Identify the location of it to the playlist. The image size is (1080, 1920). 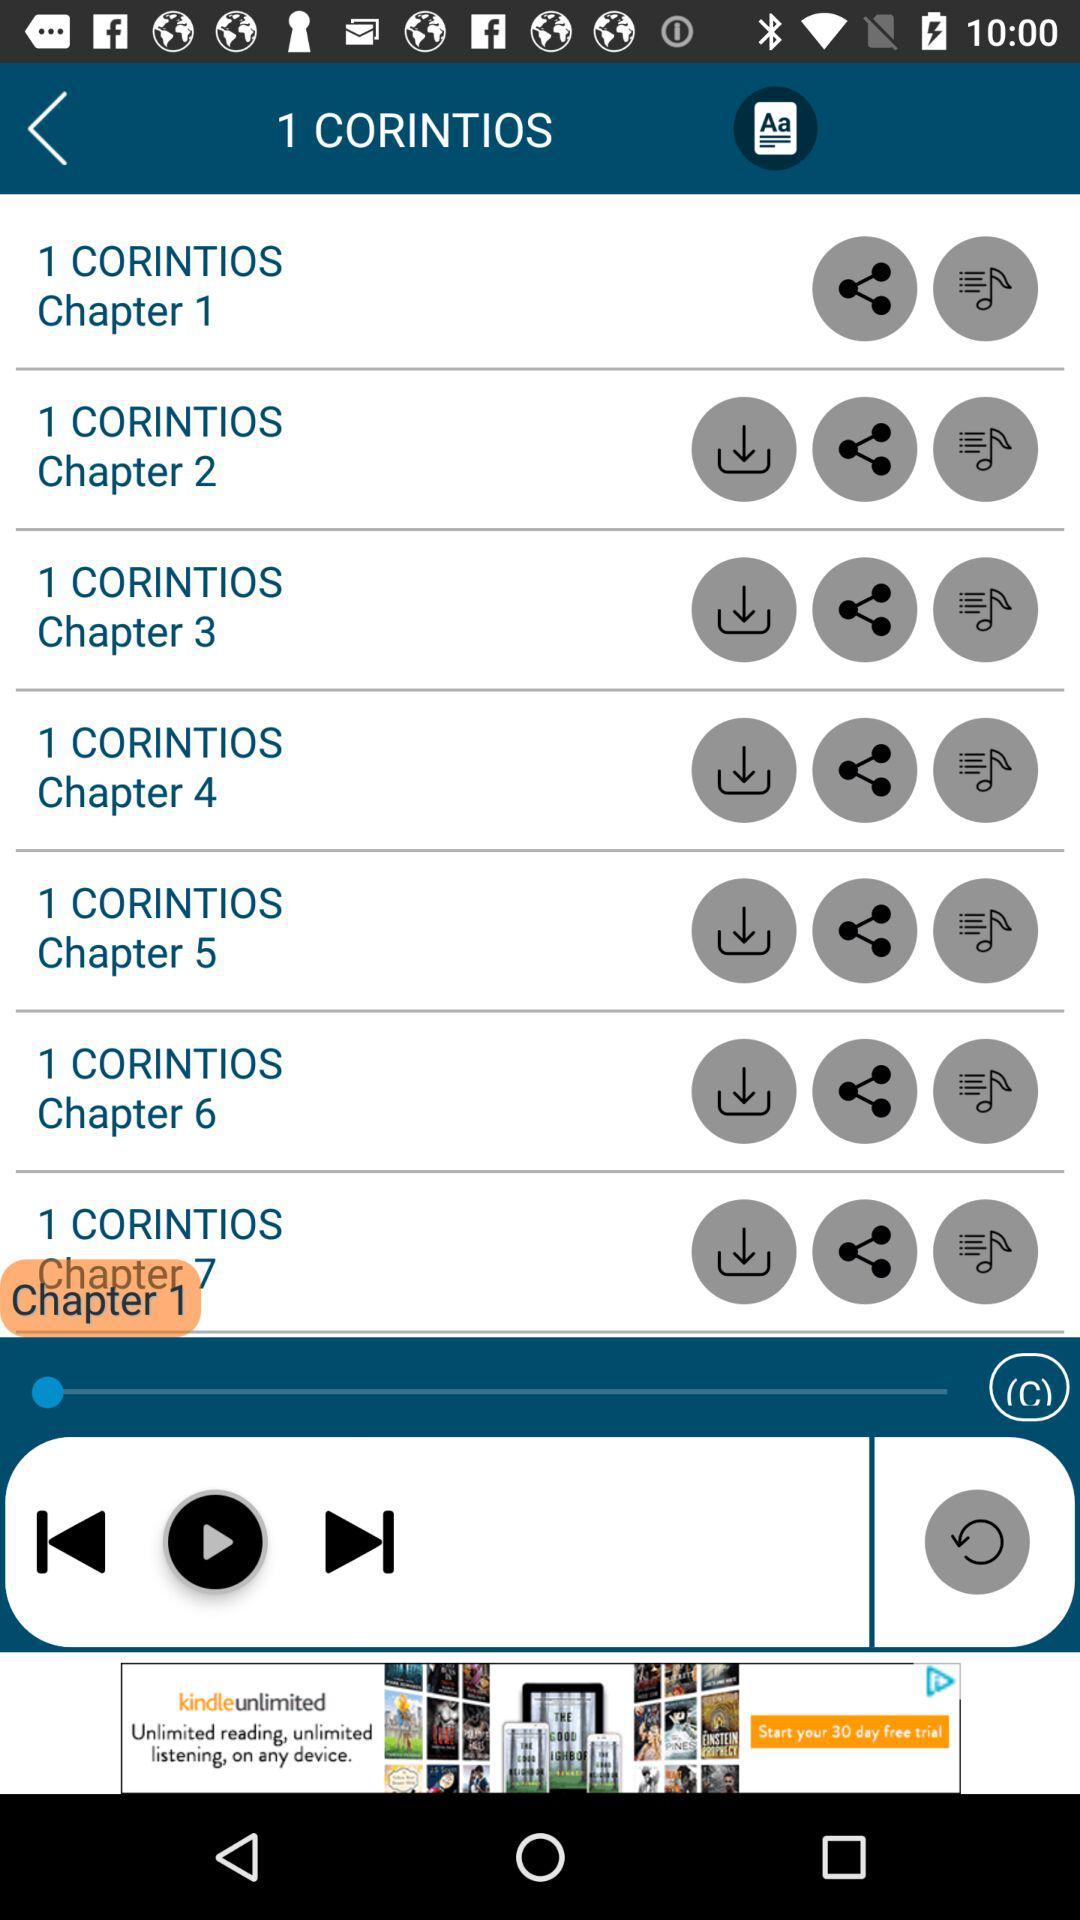
(984, 448).